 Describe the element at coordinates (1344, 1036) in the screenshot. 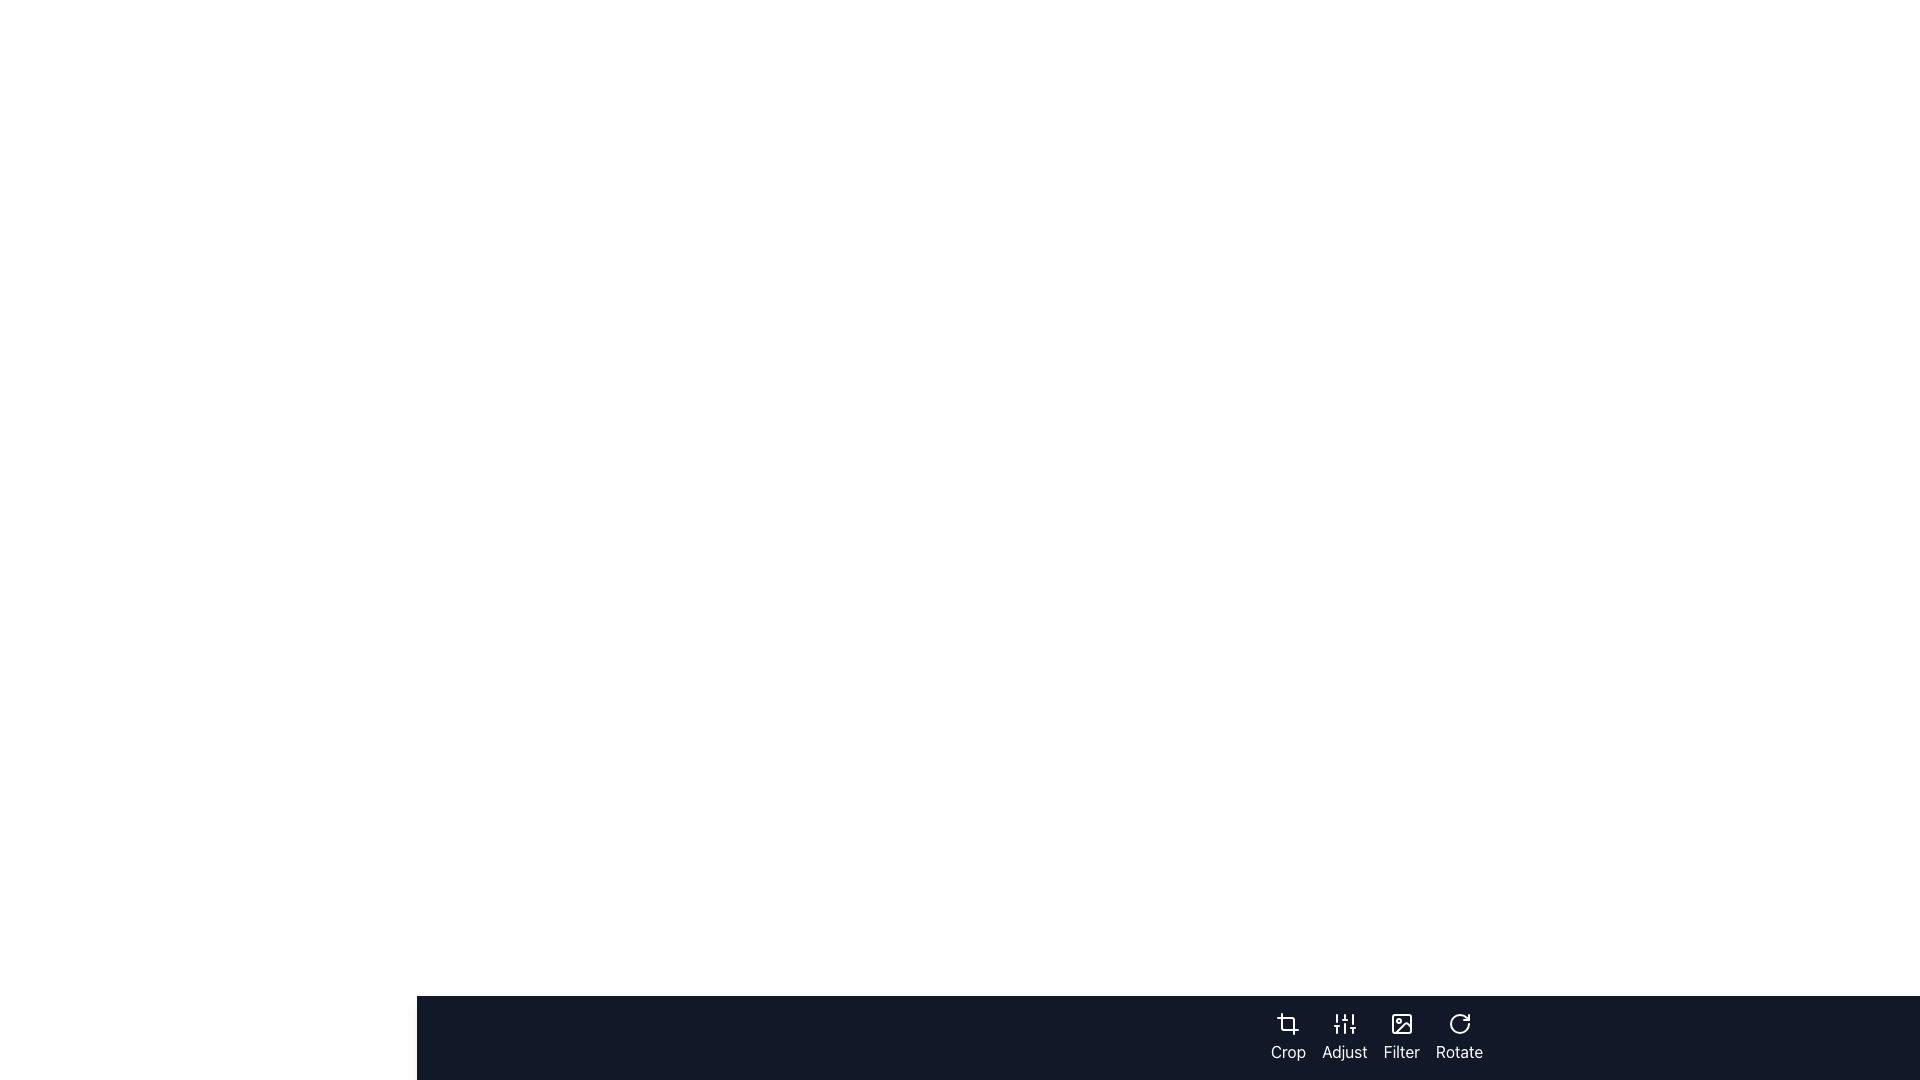

I see `the 'Adjust' button with an icon of vertical sliders in a bottom toolbar` at that location.